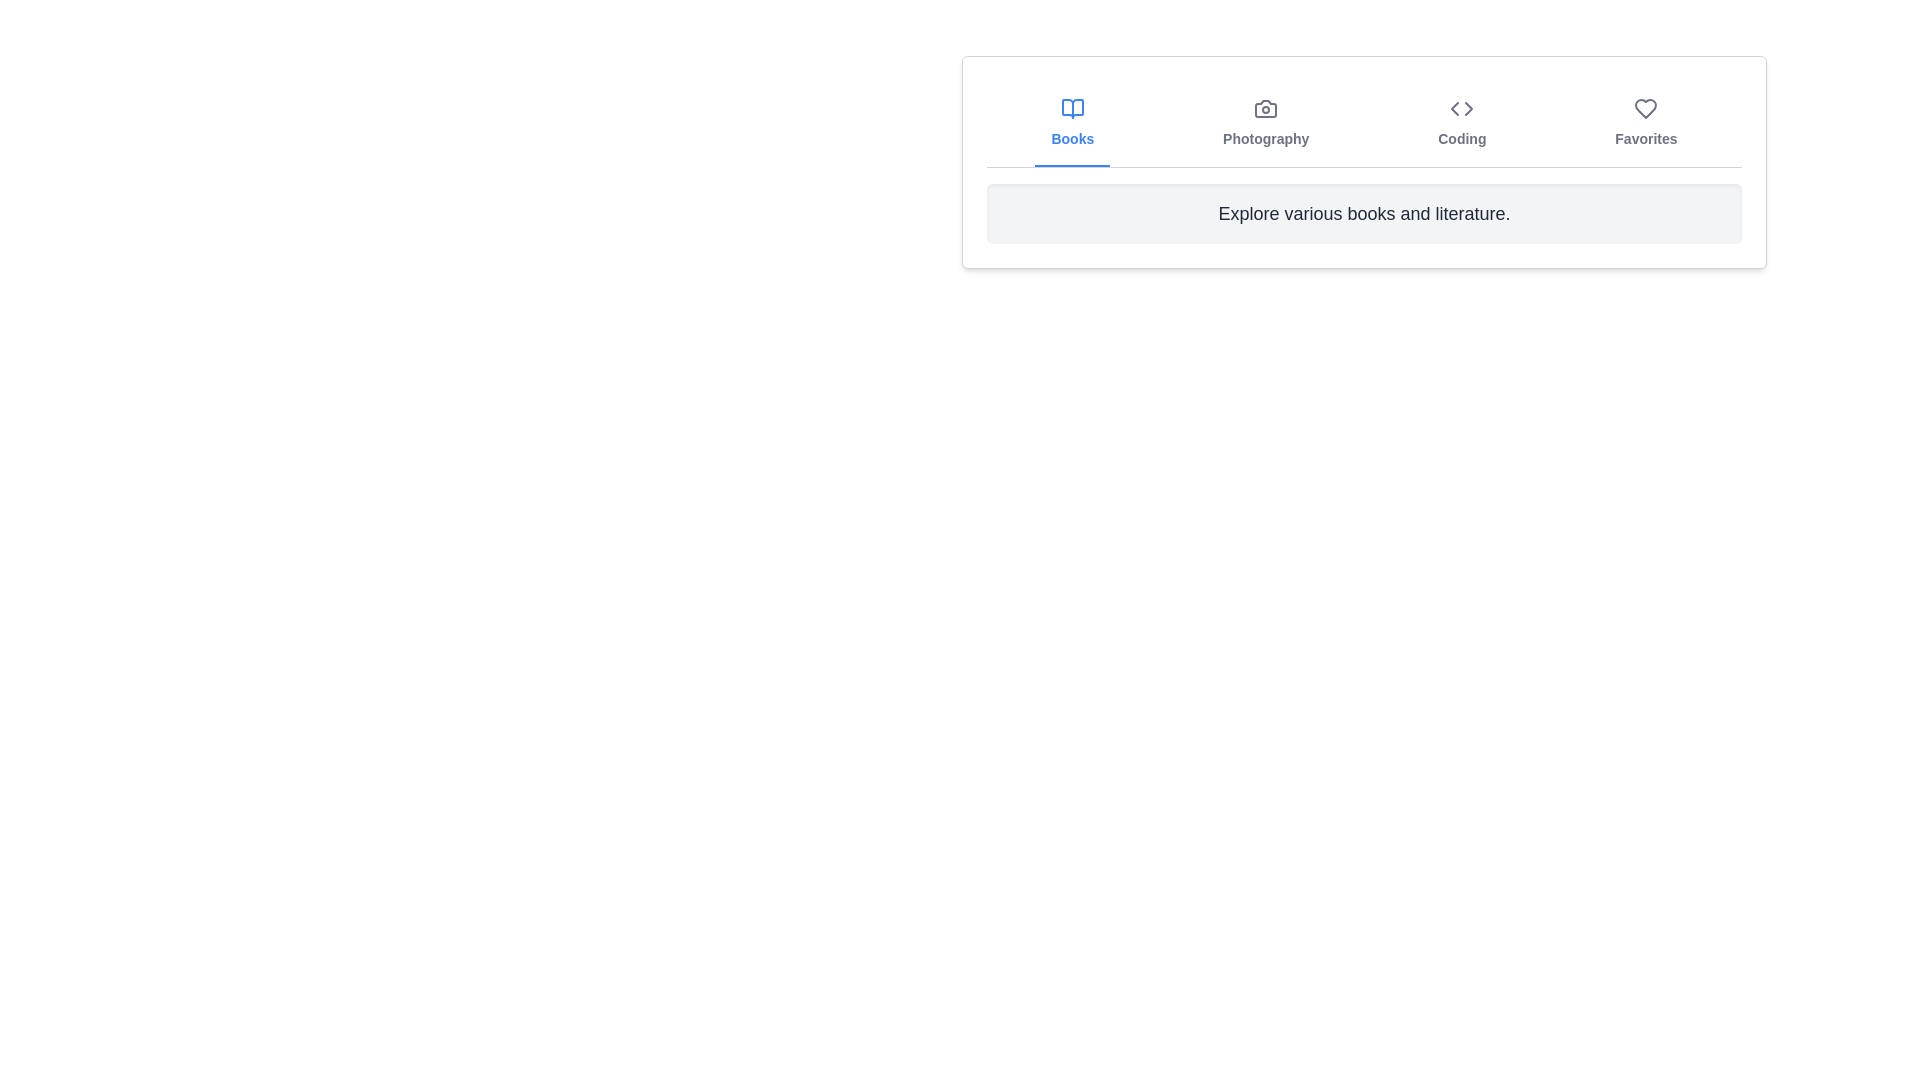  Describe the element at coordinates (1455, 108) in the screenshot. I see `the leftward triangle icon in the 'Coding' tab located in the top right section of the interface` at that location.